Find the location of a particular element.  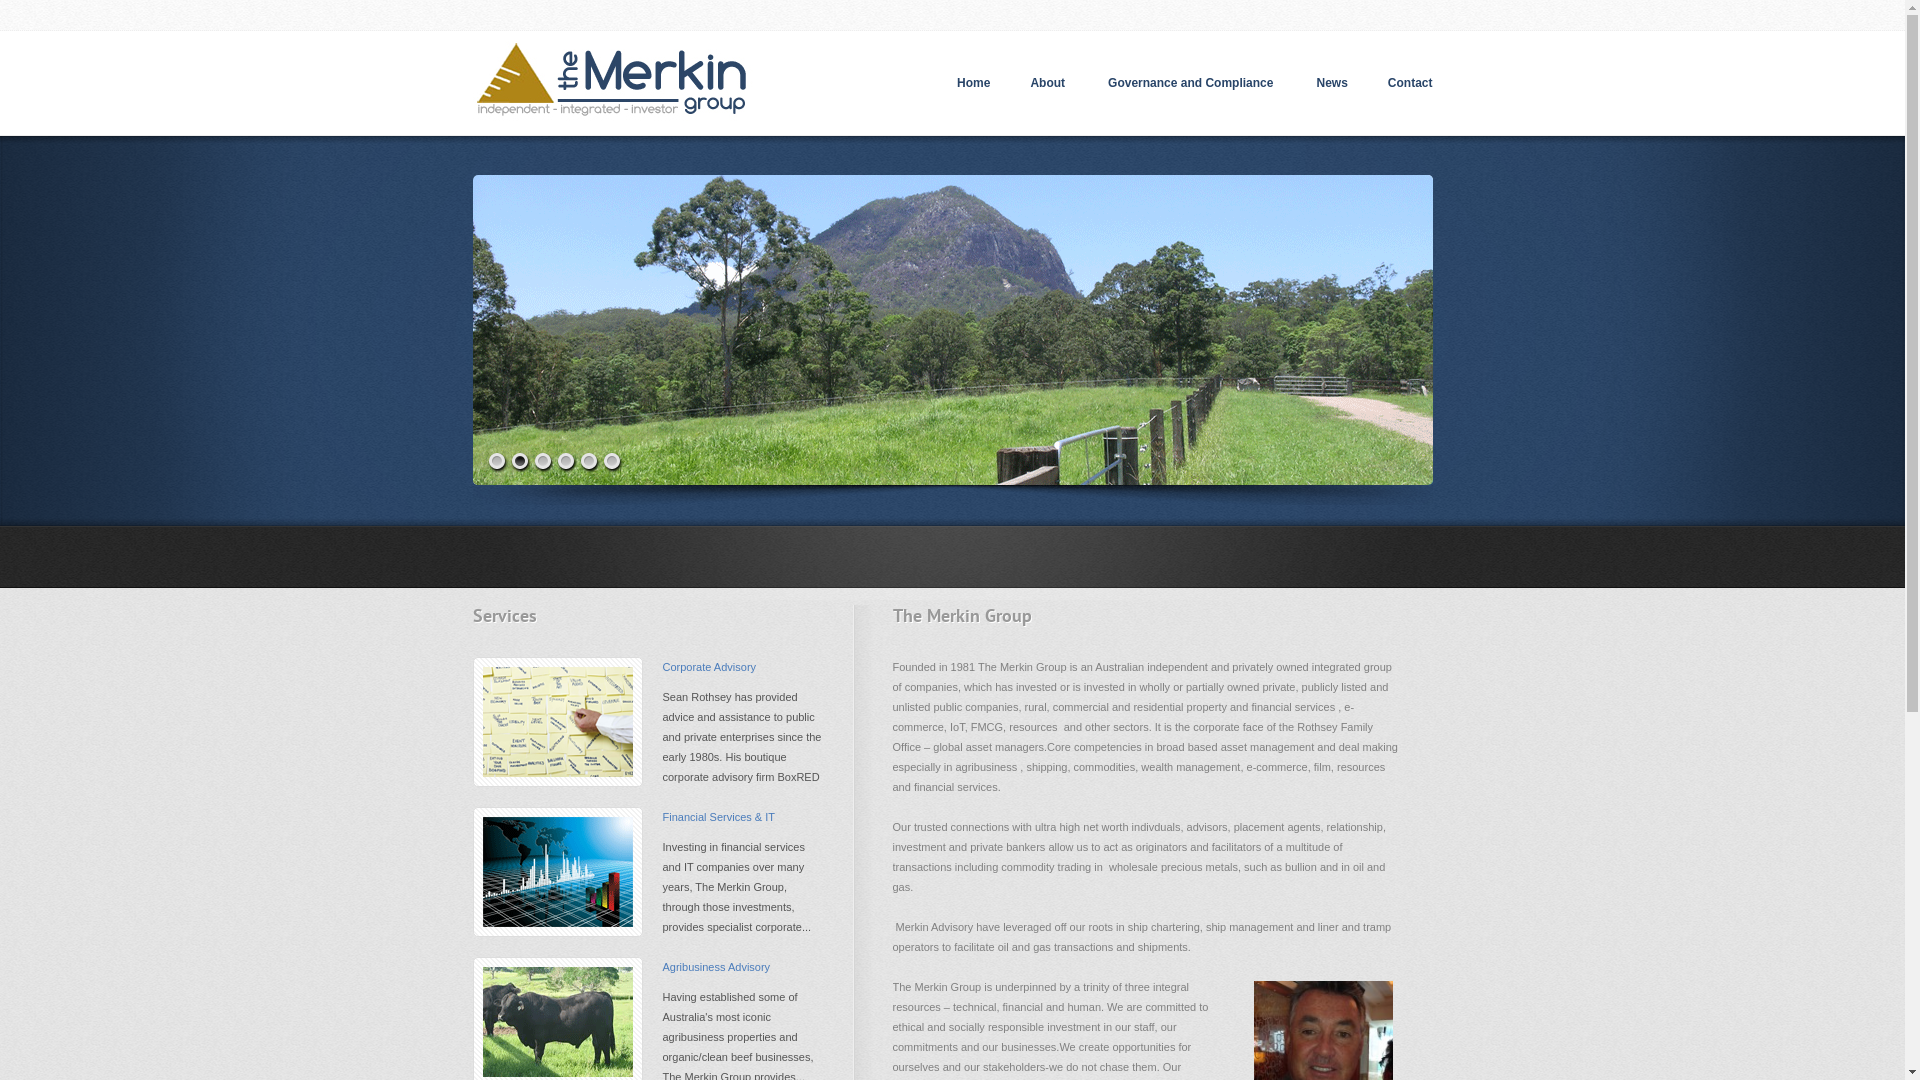

'About' is located at coordinates (1048, 82).